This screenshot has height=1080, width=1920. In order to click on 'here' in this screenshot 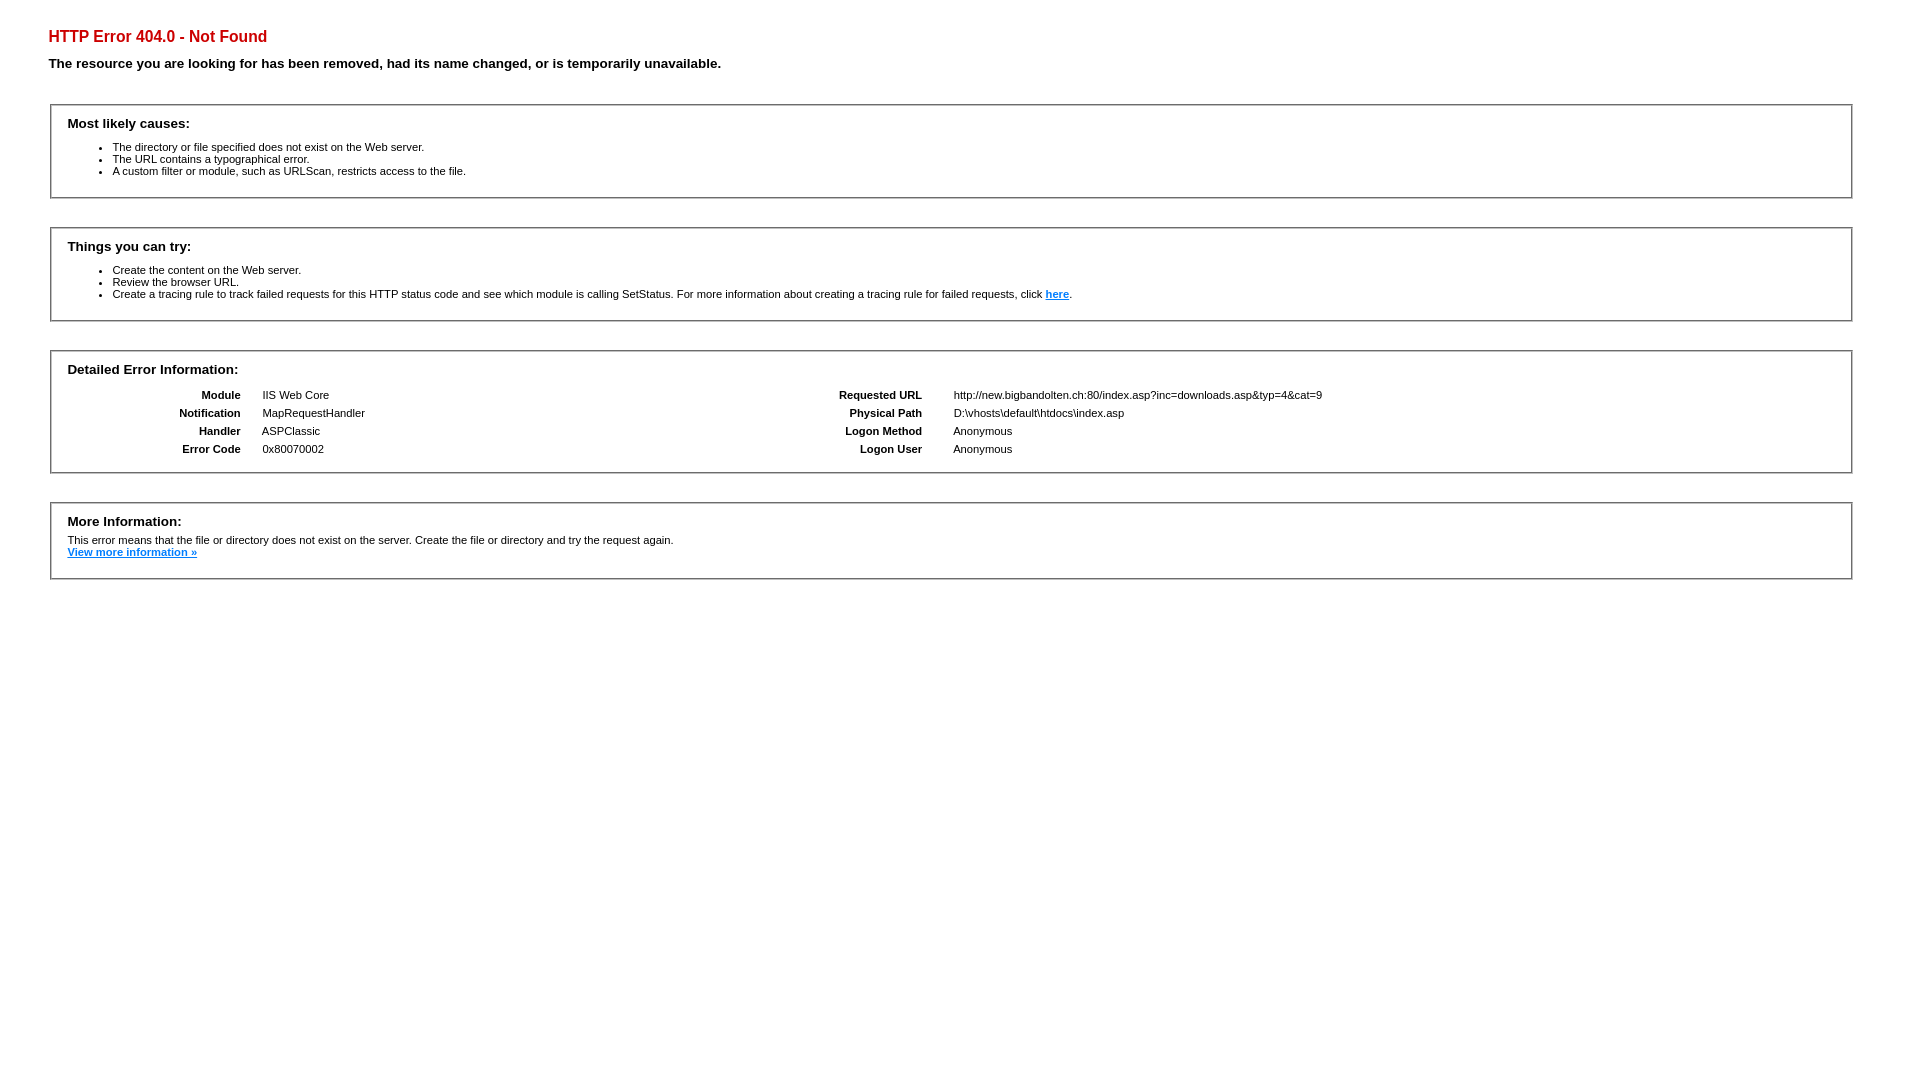, I will do `click(1056, 293)`.